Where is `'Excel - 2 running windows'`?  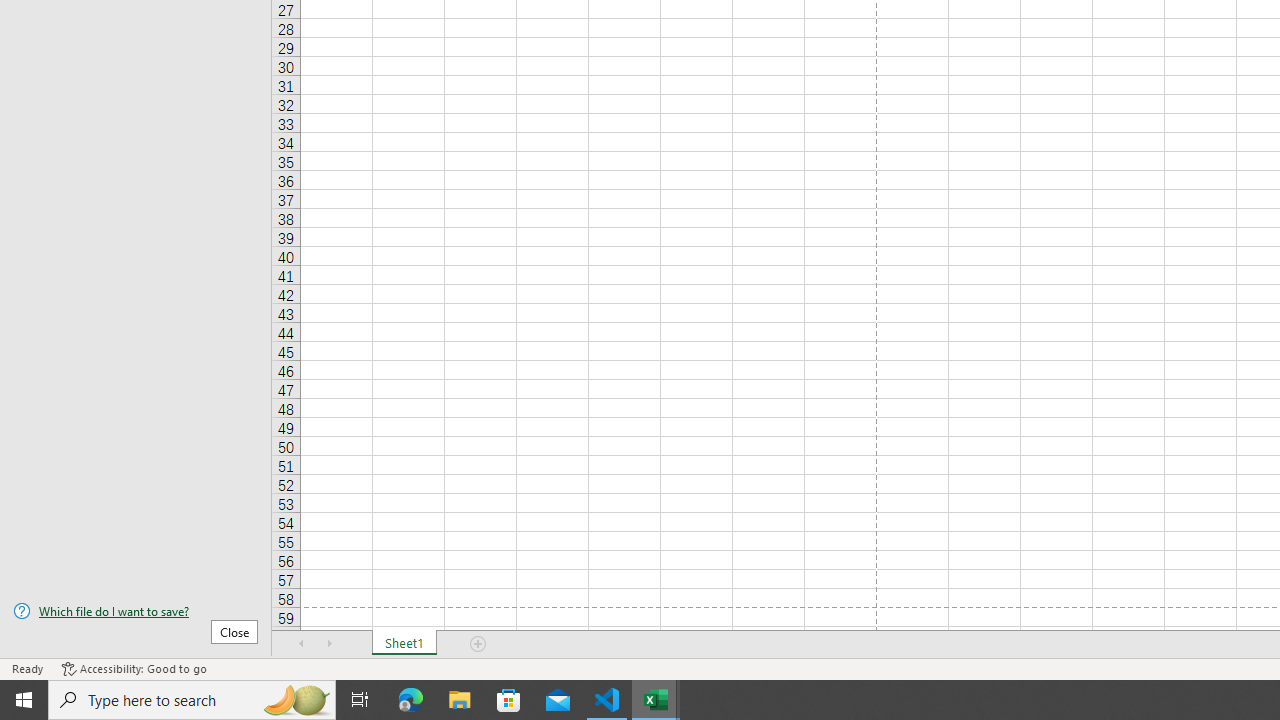
'Excel - 2 running windows' is located at coordinates (656, 698).